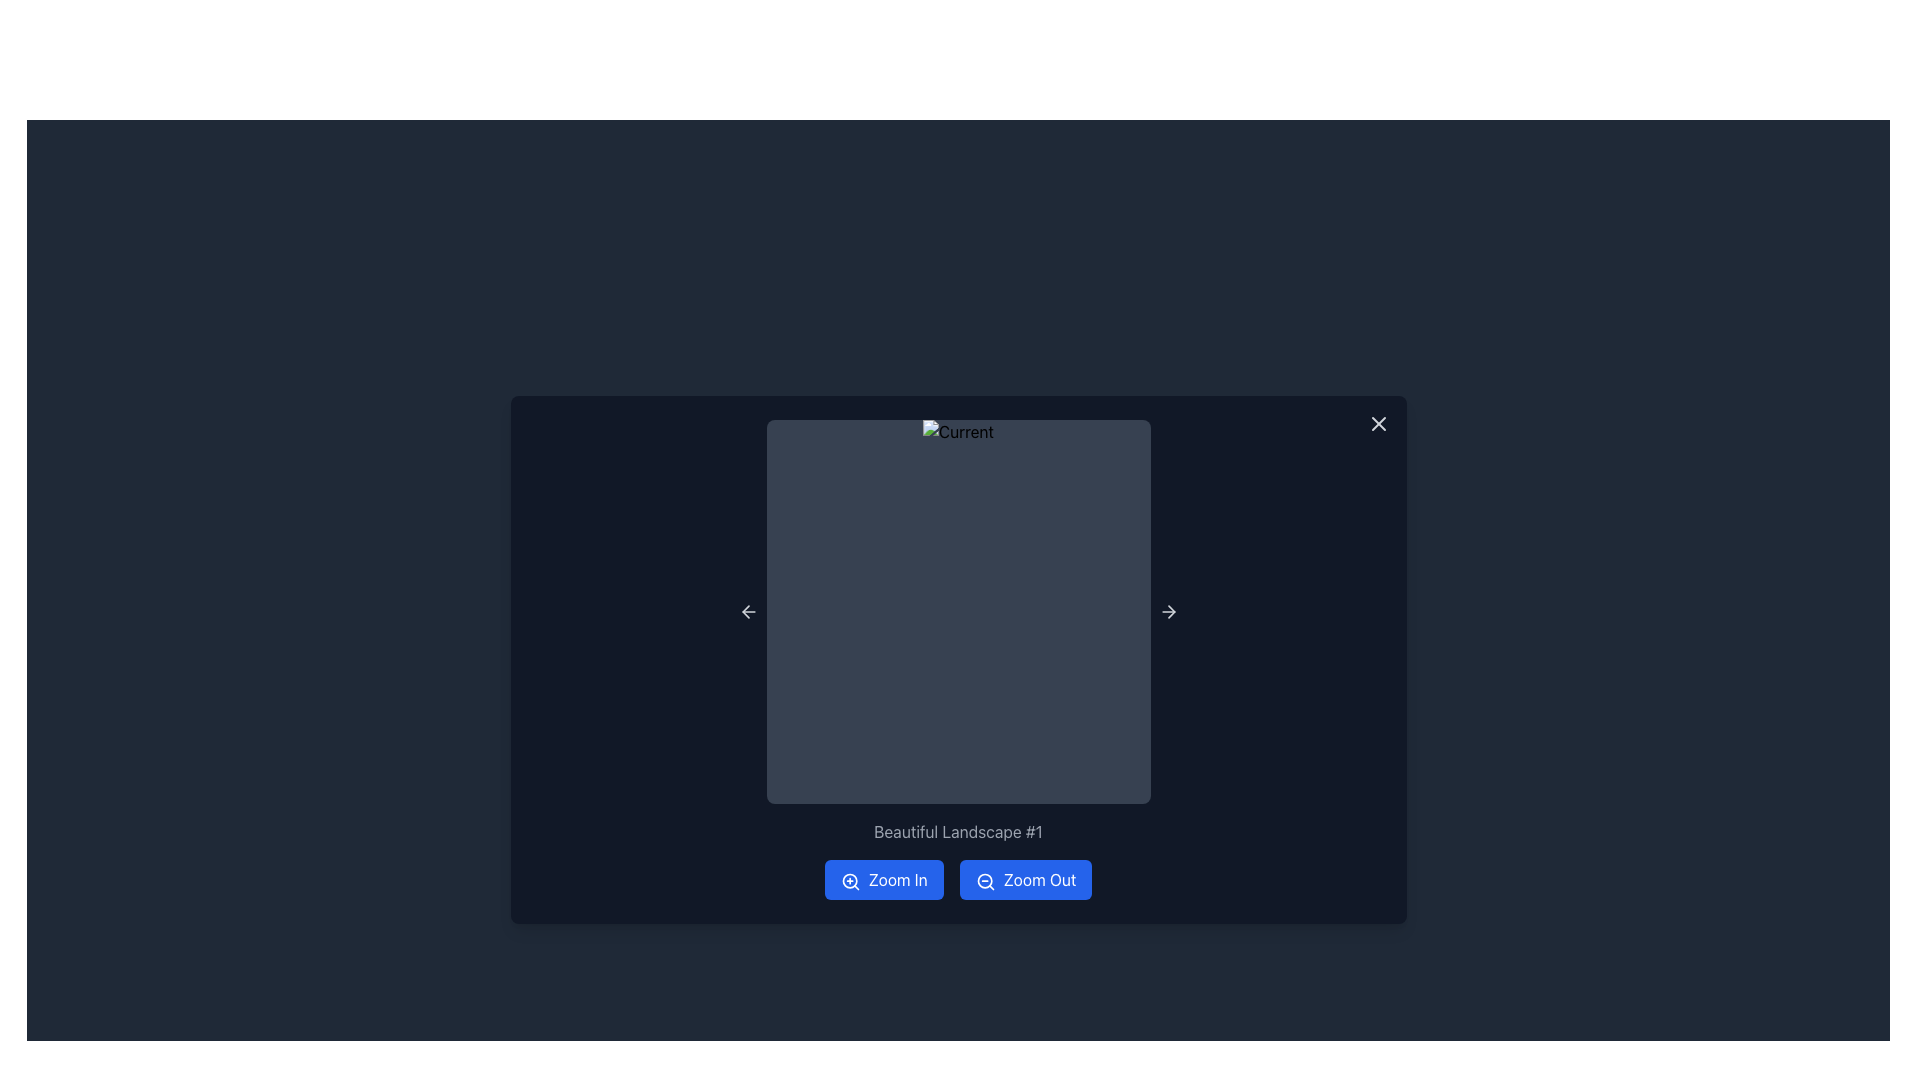  What do you see at coordinates (747, 611) in the screenshot?
I see `the leftward-facing arrow button, which has a light-colored outline against a dark background` at bounding box center [747, 611].